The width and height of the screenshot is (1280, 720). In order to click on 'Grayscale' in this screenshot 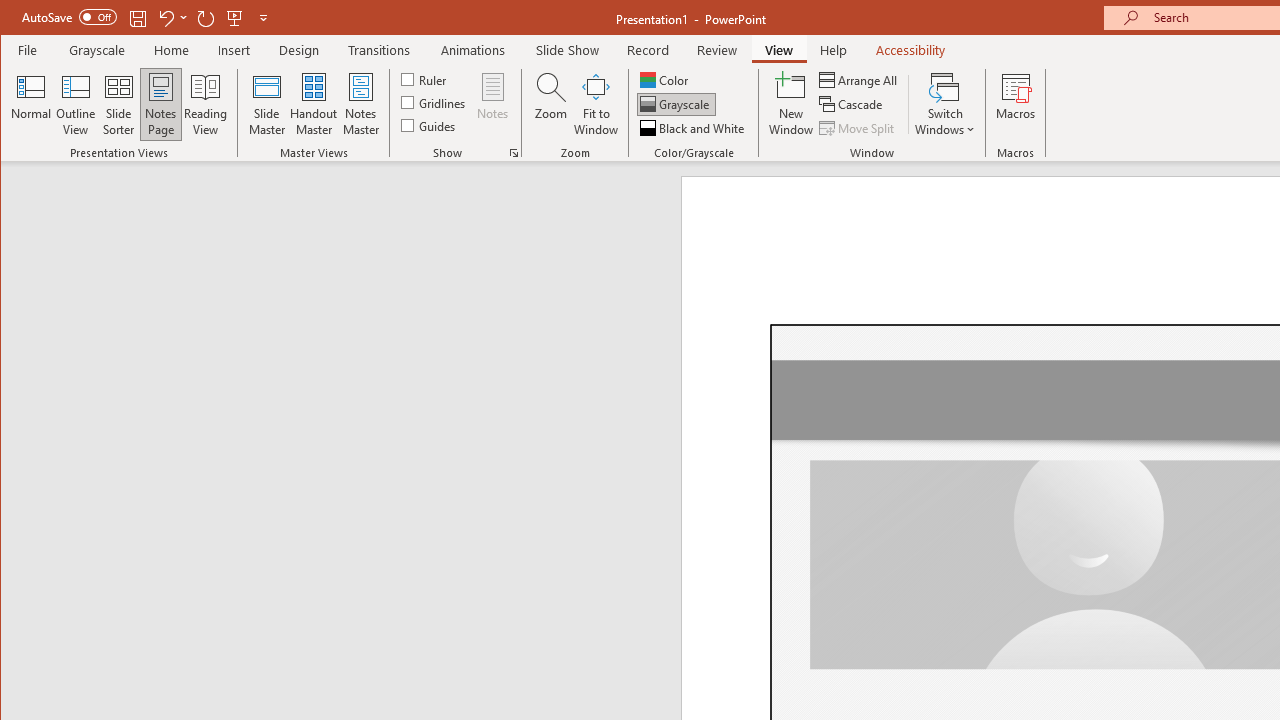, I will do `click(676, 104)`.